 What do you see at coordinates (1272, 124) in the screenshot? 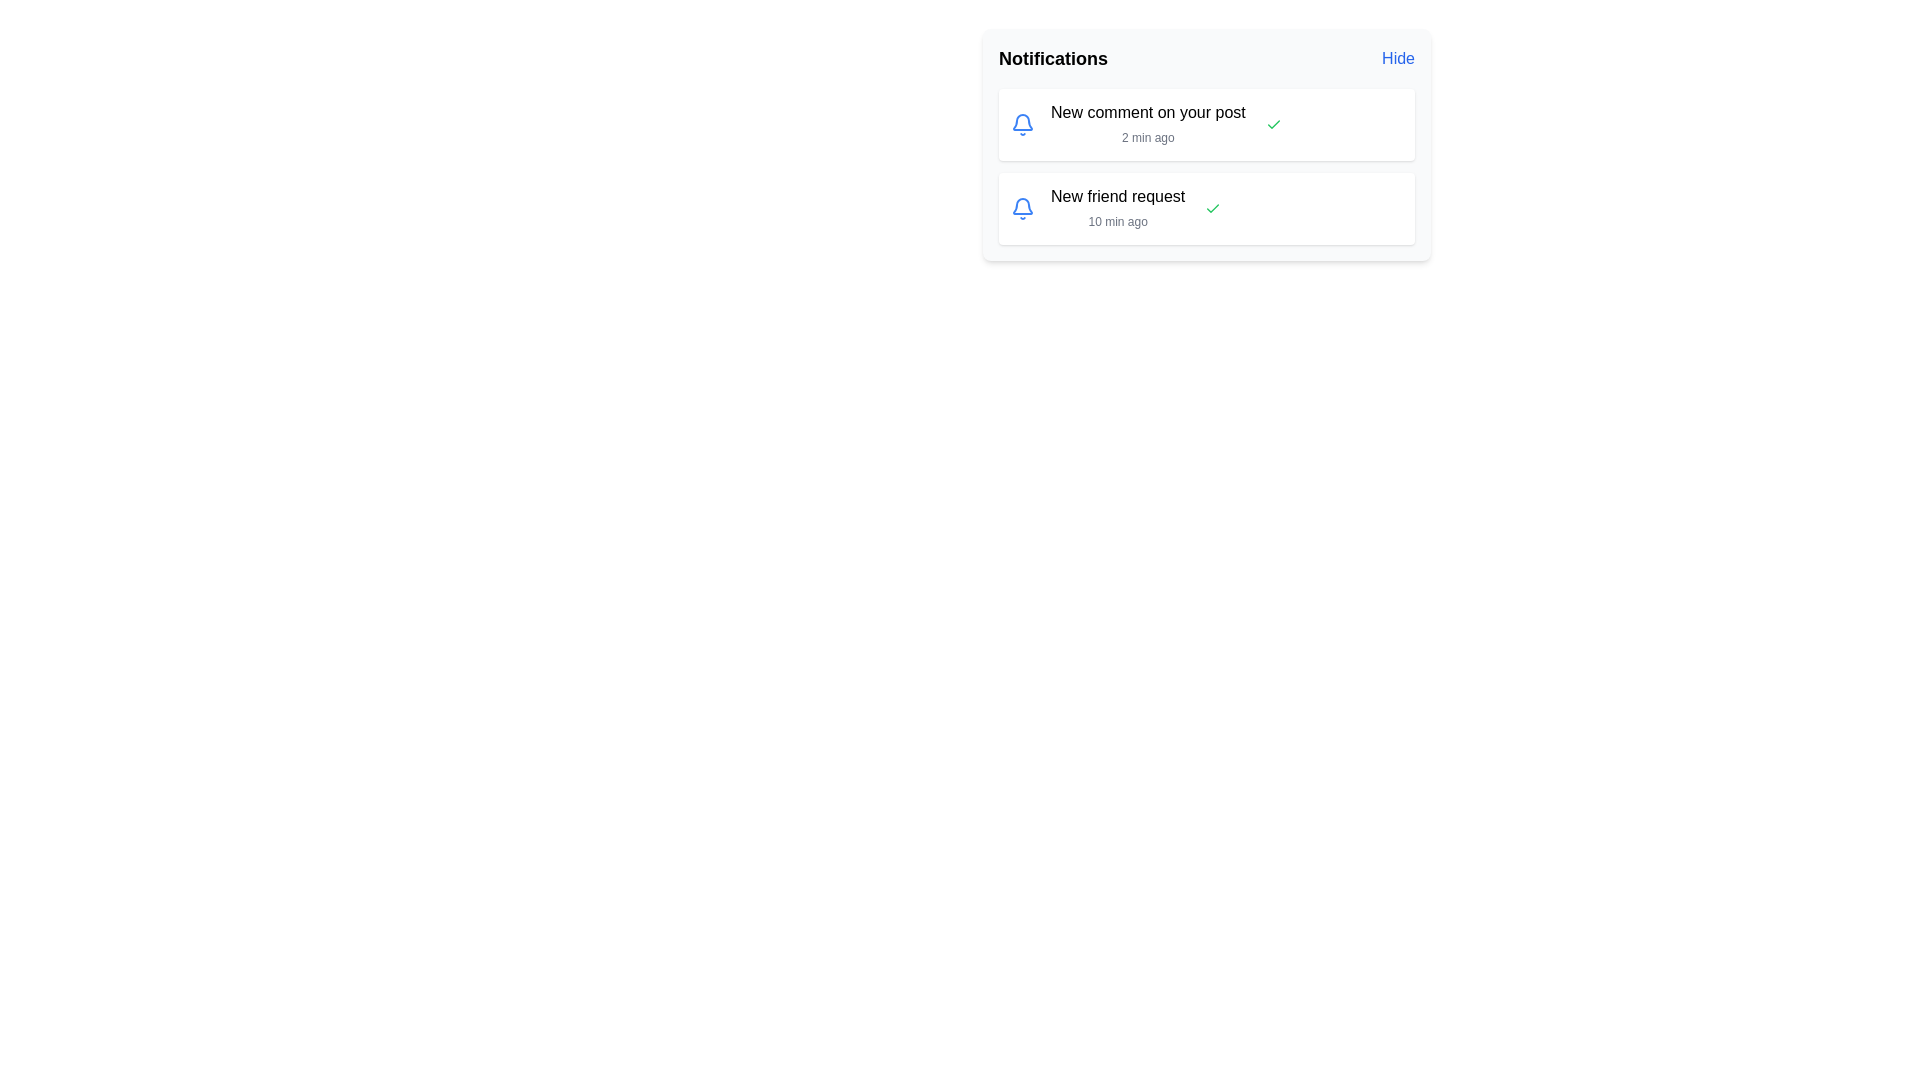
I see `the small green checkmark icon button located in the top notification row of the 'Notifications' panel, to the far right of the text 'New comment on your post' to acknowledge the notification` at bounding box center [1272, 124].